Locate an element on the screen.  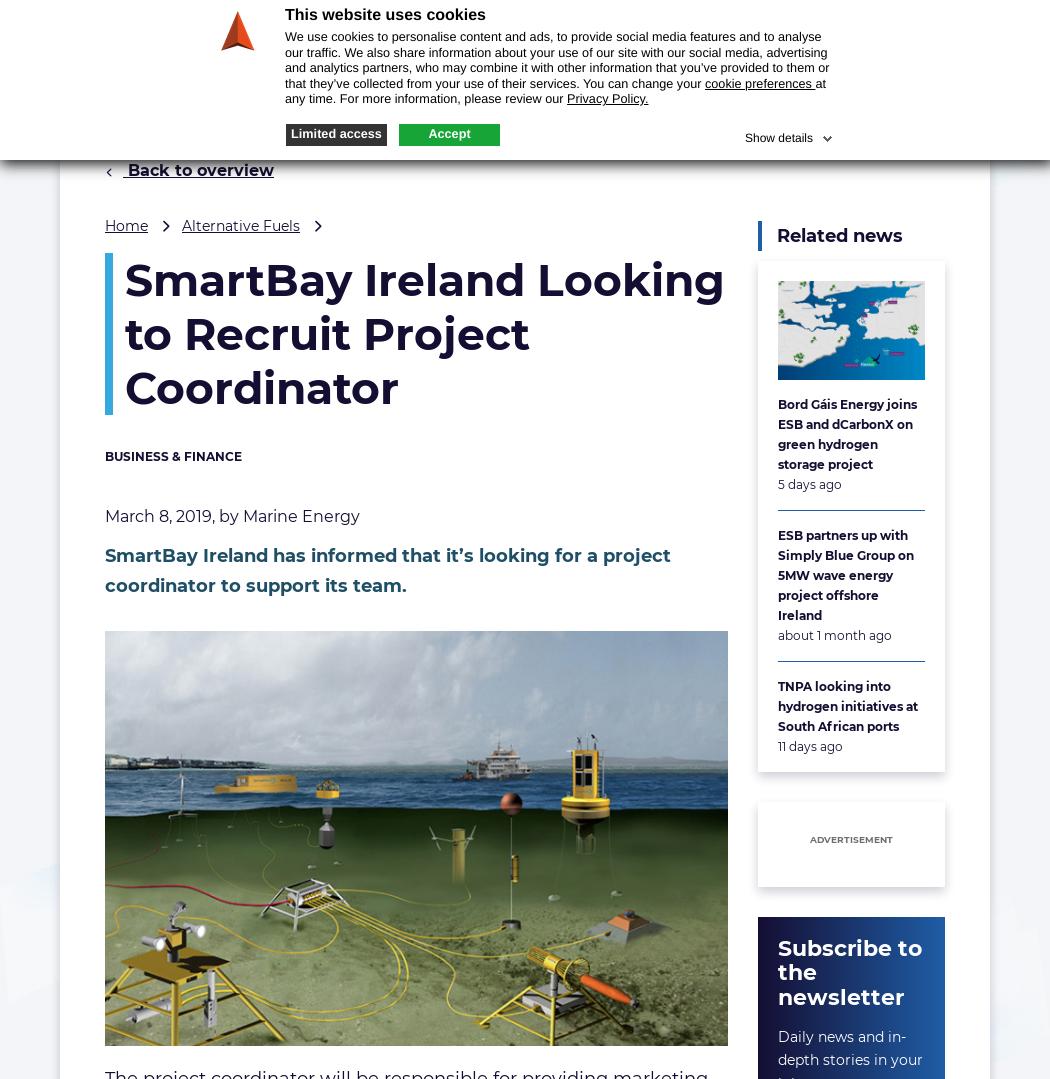
'about 1 month ago' is located at coordinates (834, 633).